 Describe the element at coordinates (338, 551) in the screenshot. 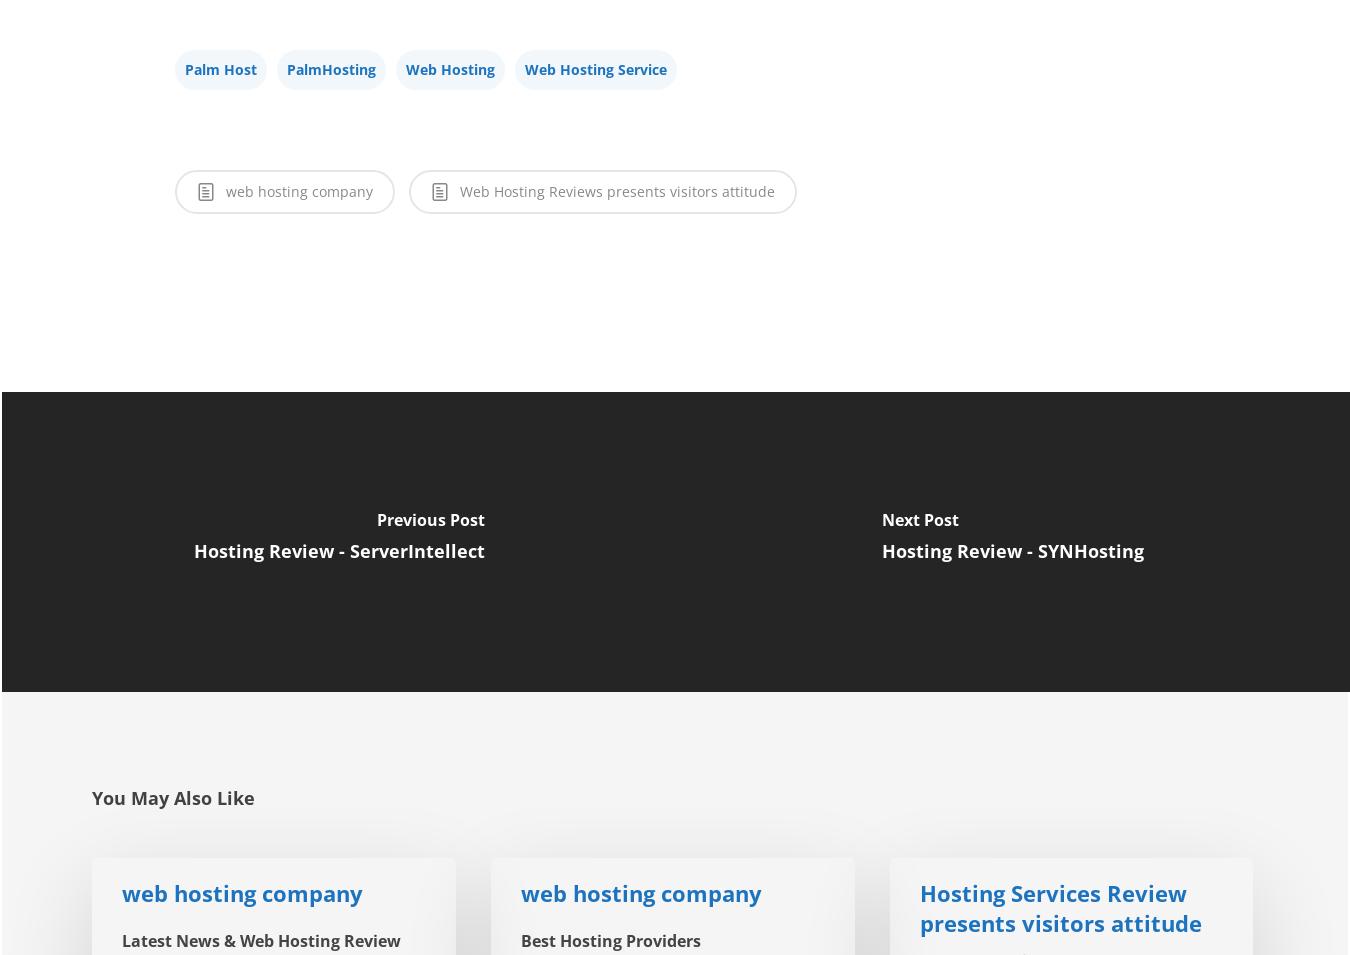

I see `'Hosting Review - ServerIntellect'` at that location.